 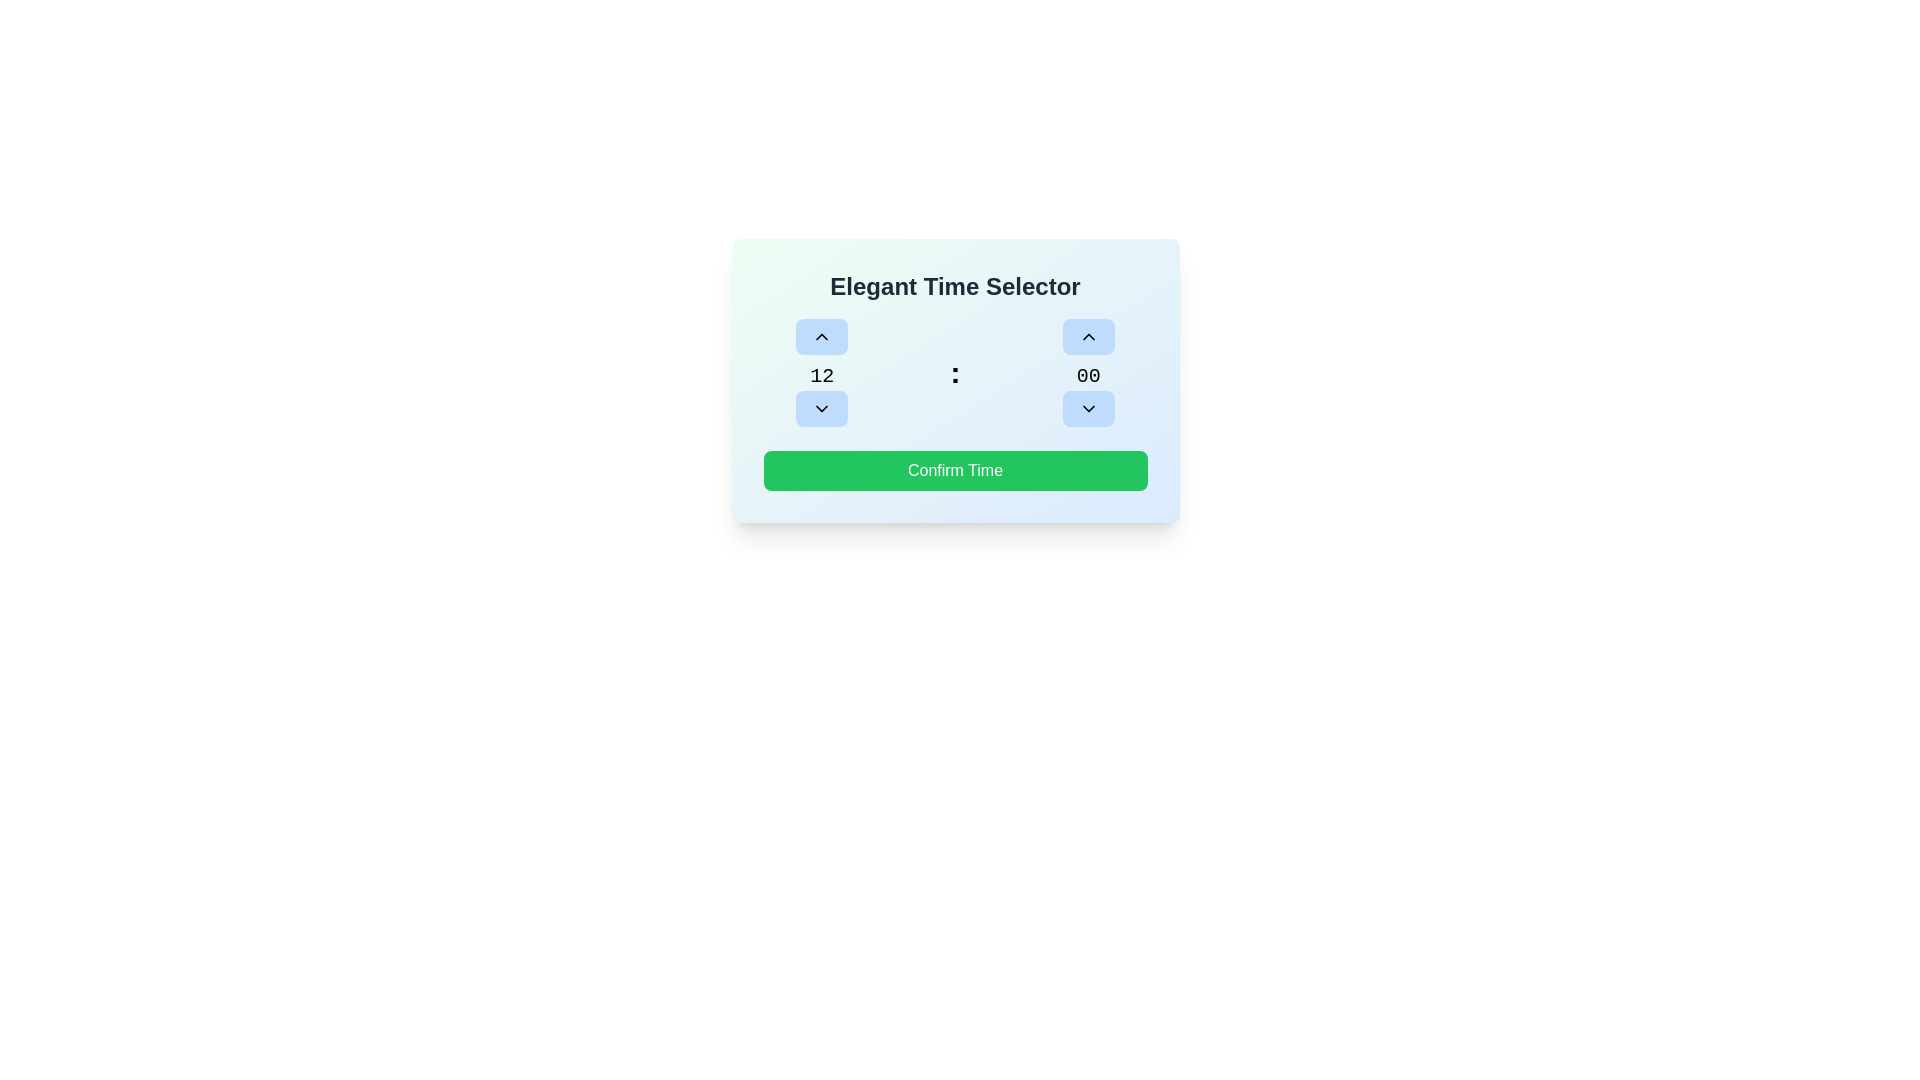 What do you see at coordinates (1087, 373) in the screenshot?
I see `the time display element showing '00' in a monospaced font style, located in the center of the second column of the grid layout, between two chevron buttons` at bounding box center [1087, 373].